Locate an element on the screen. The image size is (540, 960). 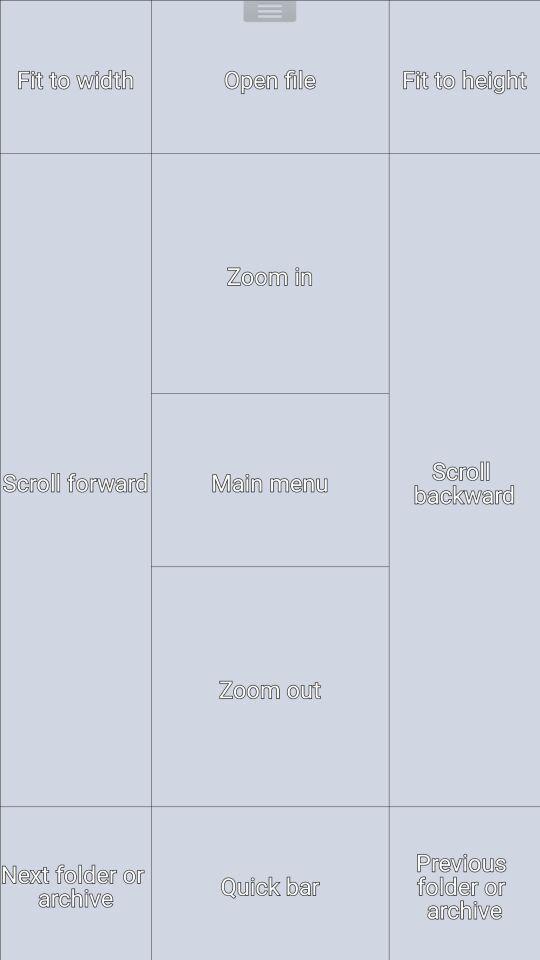
open menu is located at coordinates (269, 13).